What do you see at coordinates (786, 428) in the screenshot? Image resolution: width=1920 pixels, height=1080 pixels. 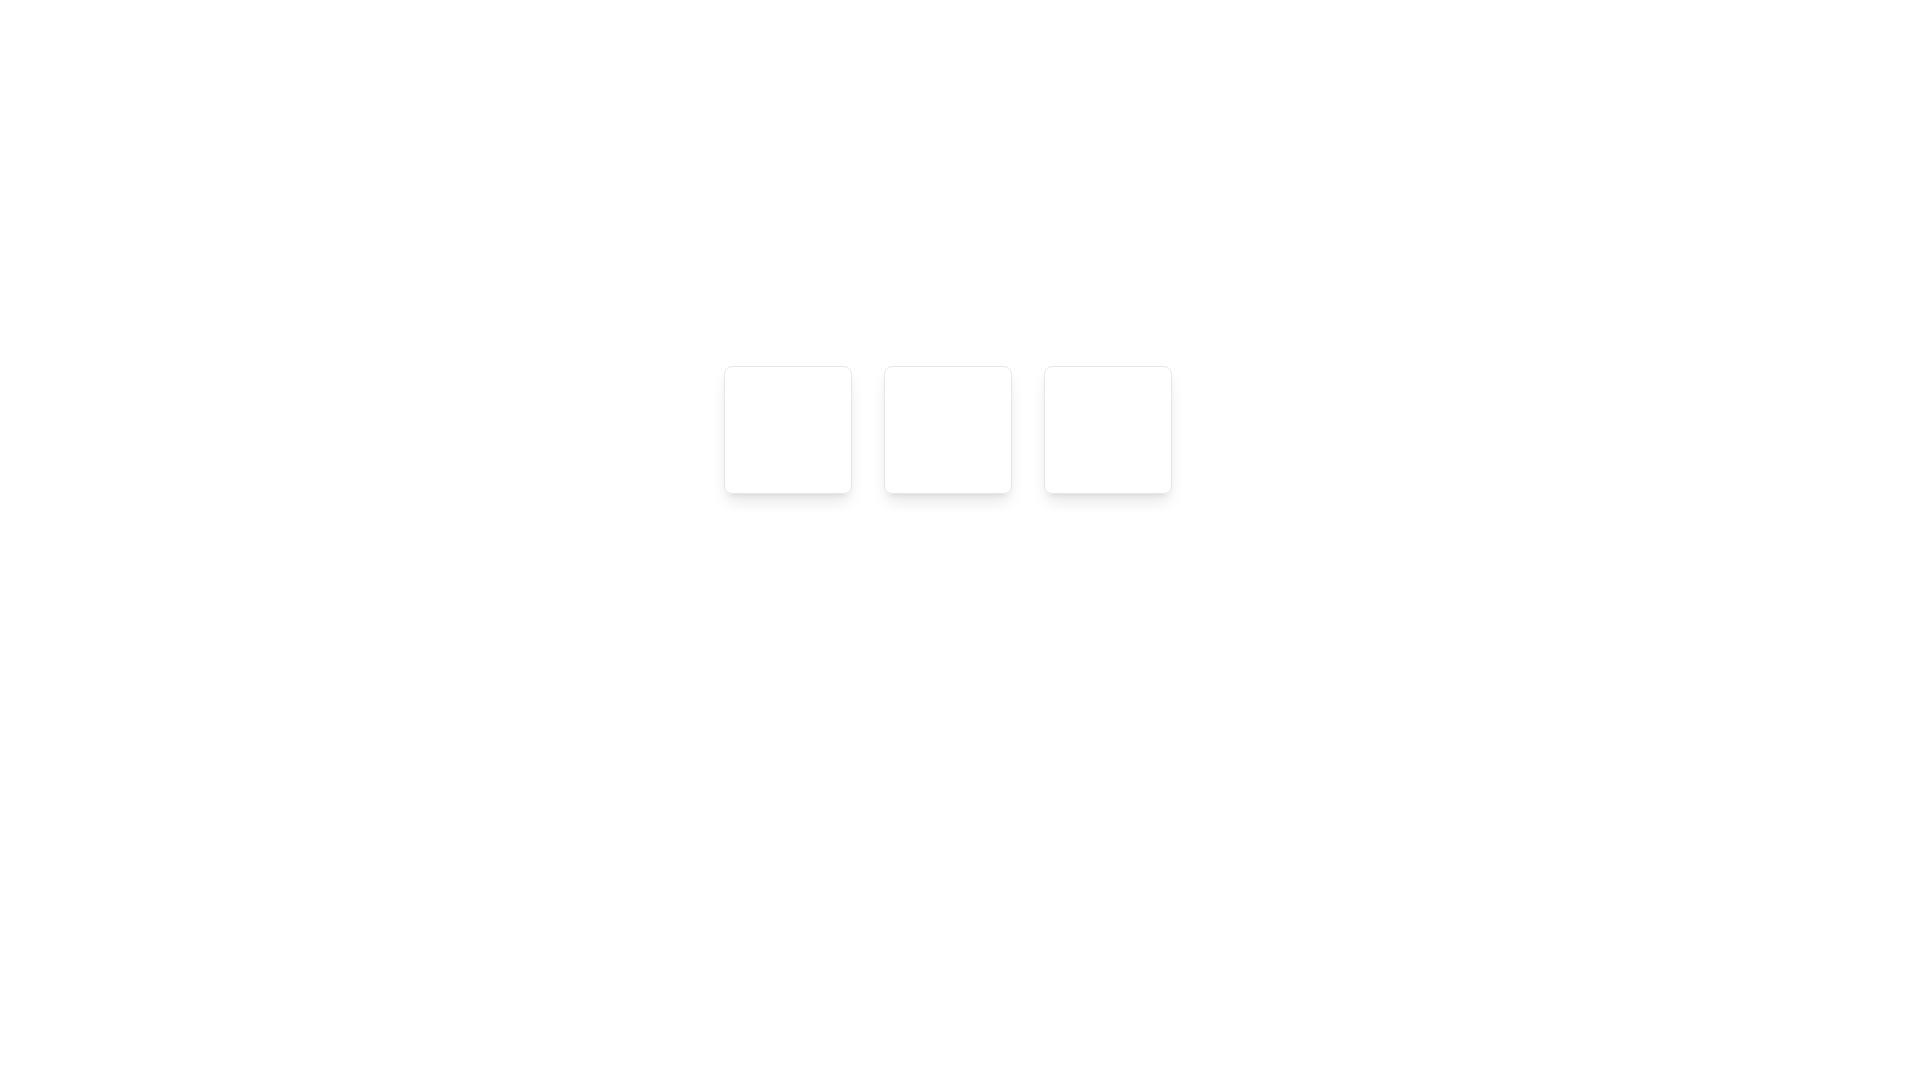 I see `the first card or tile component in a horizontal sequence` at bounding box center [786, 428].